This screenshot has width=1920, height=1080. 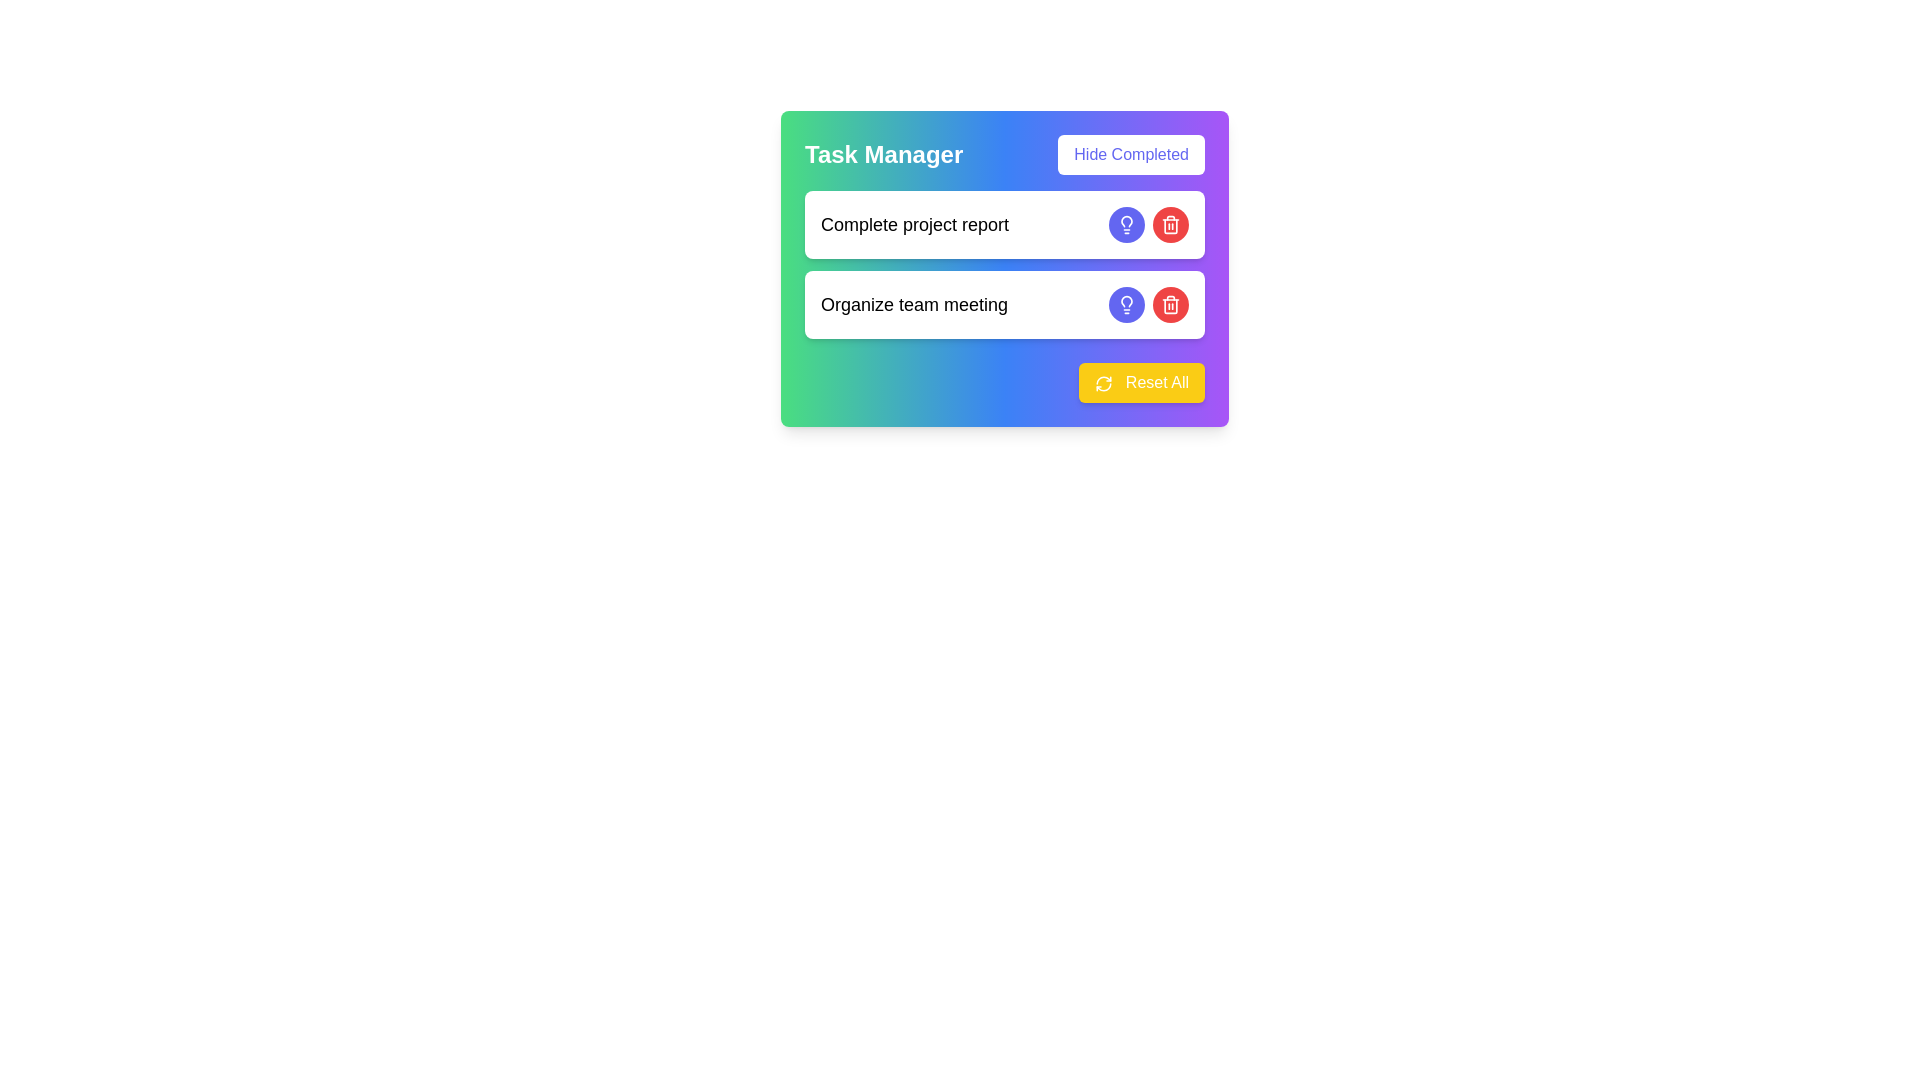 What do you see at coordinates (1171, 304) in the screenshot?
I see `the delete button for the second task entry, located at the far right of the row of controls` at bounding box center [1171, 304].